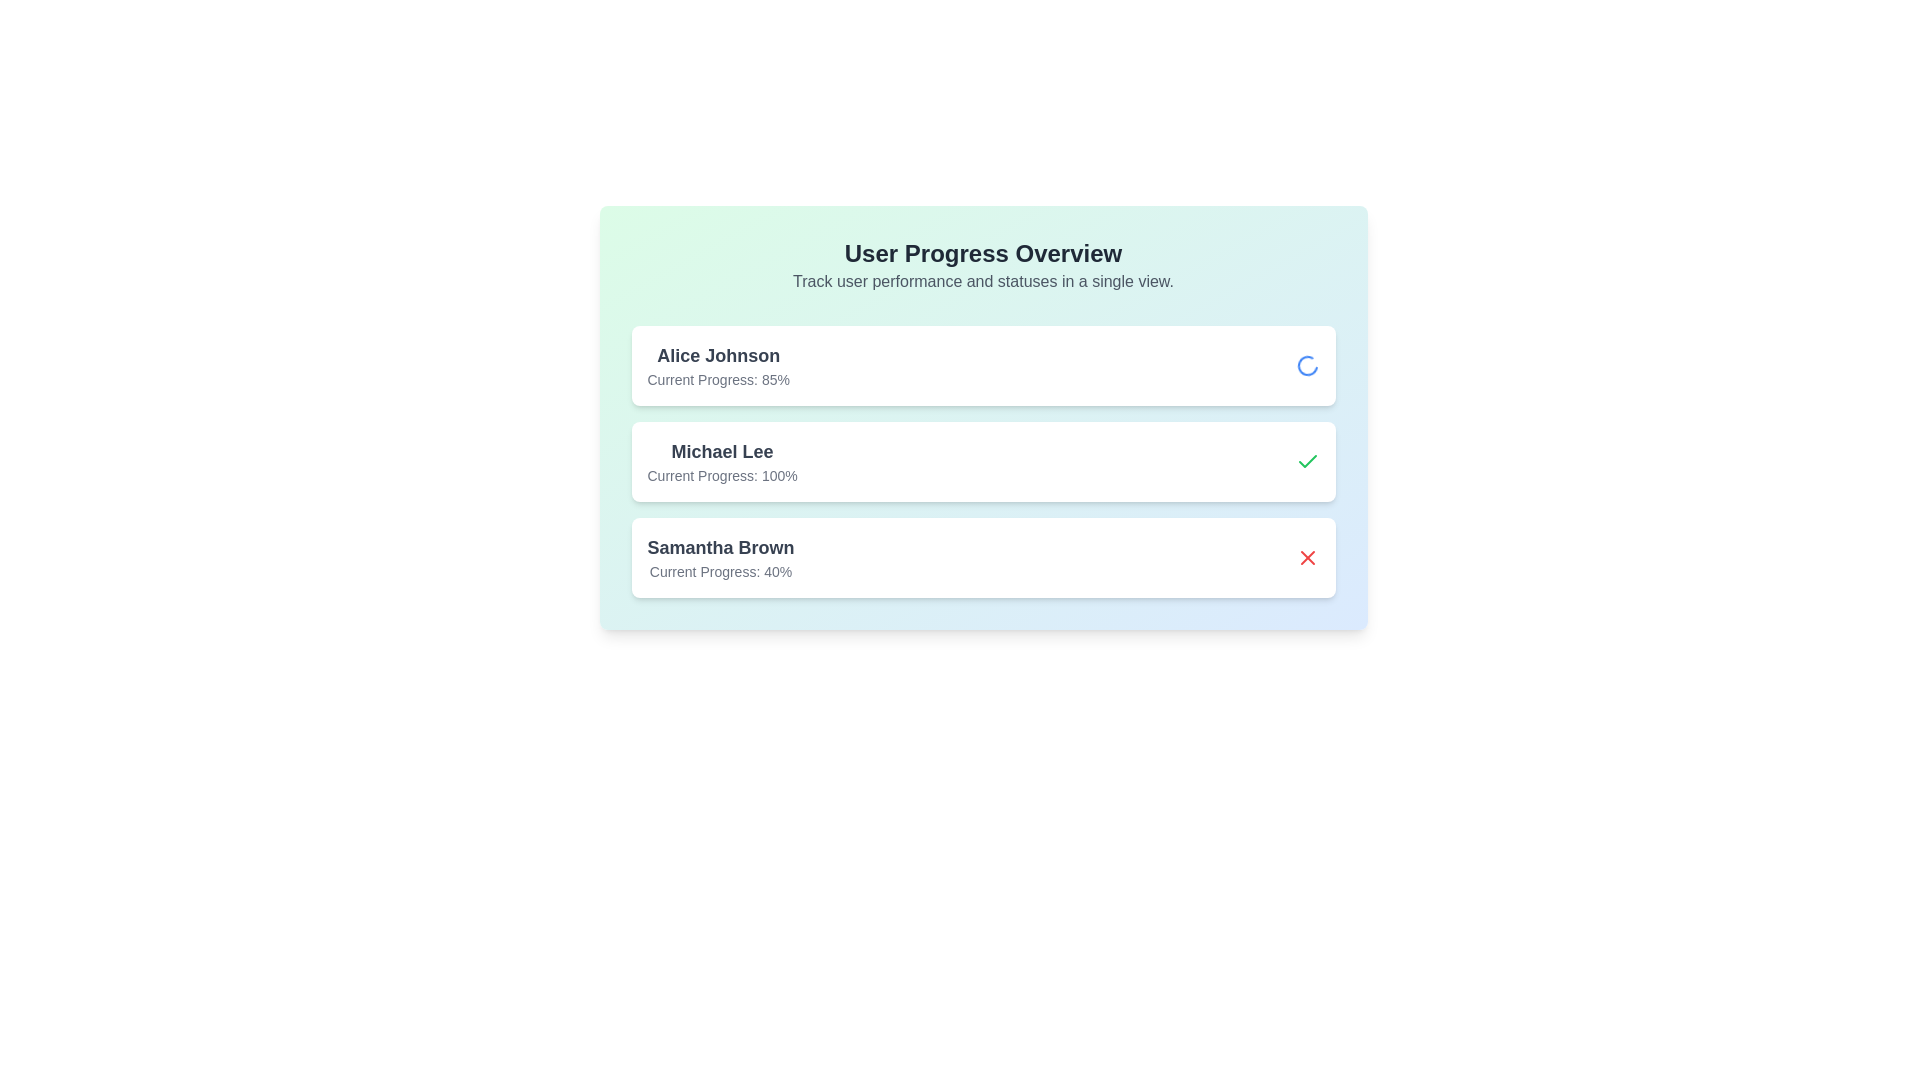 The height and width of the screenshot is (1080, 1920). I want to click on information displayed on the user progress text display card, which is the first card in a vertically stacked group of user progress cards, located near the top with a white background and rounded edges, so click(718, 366).